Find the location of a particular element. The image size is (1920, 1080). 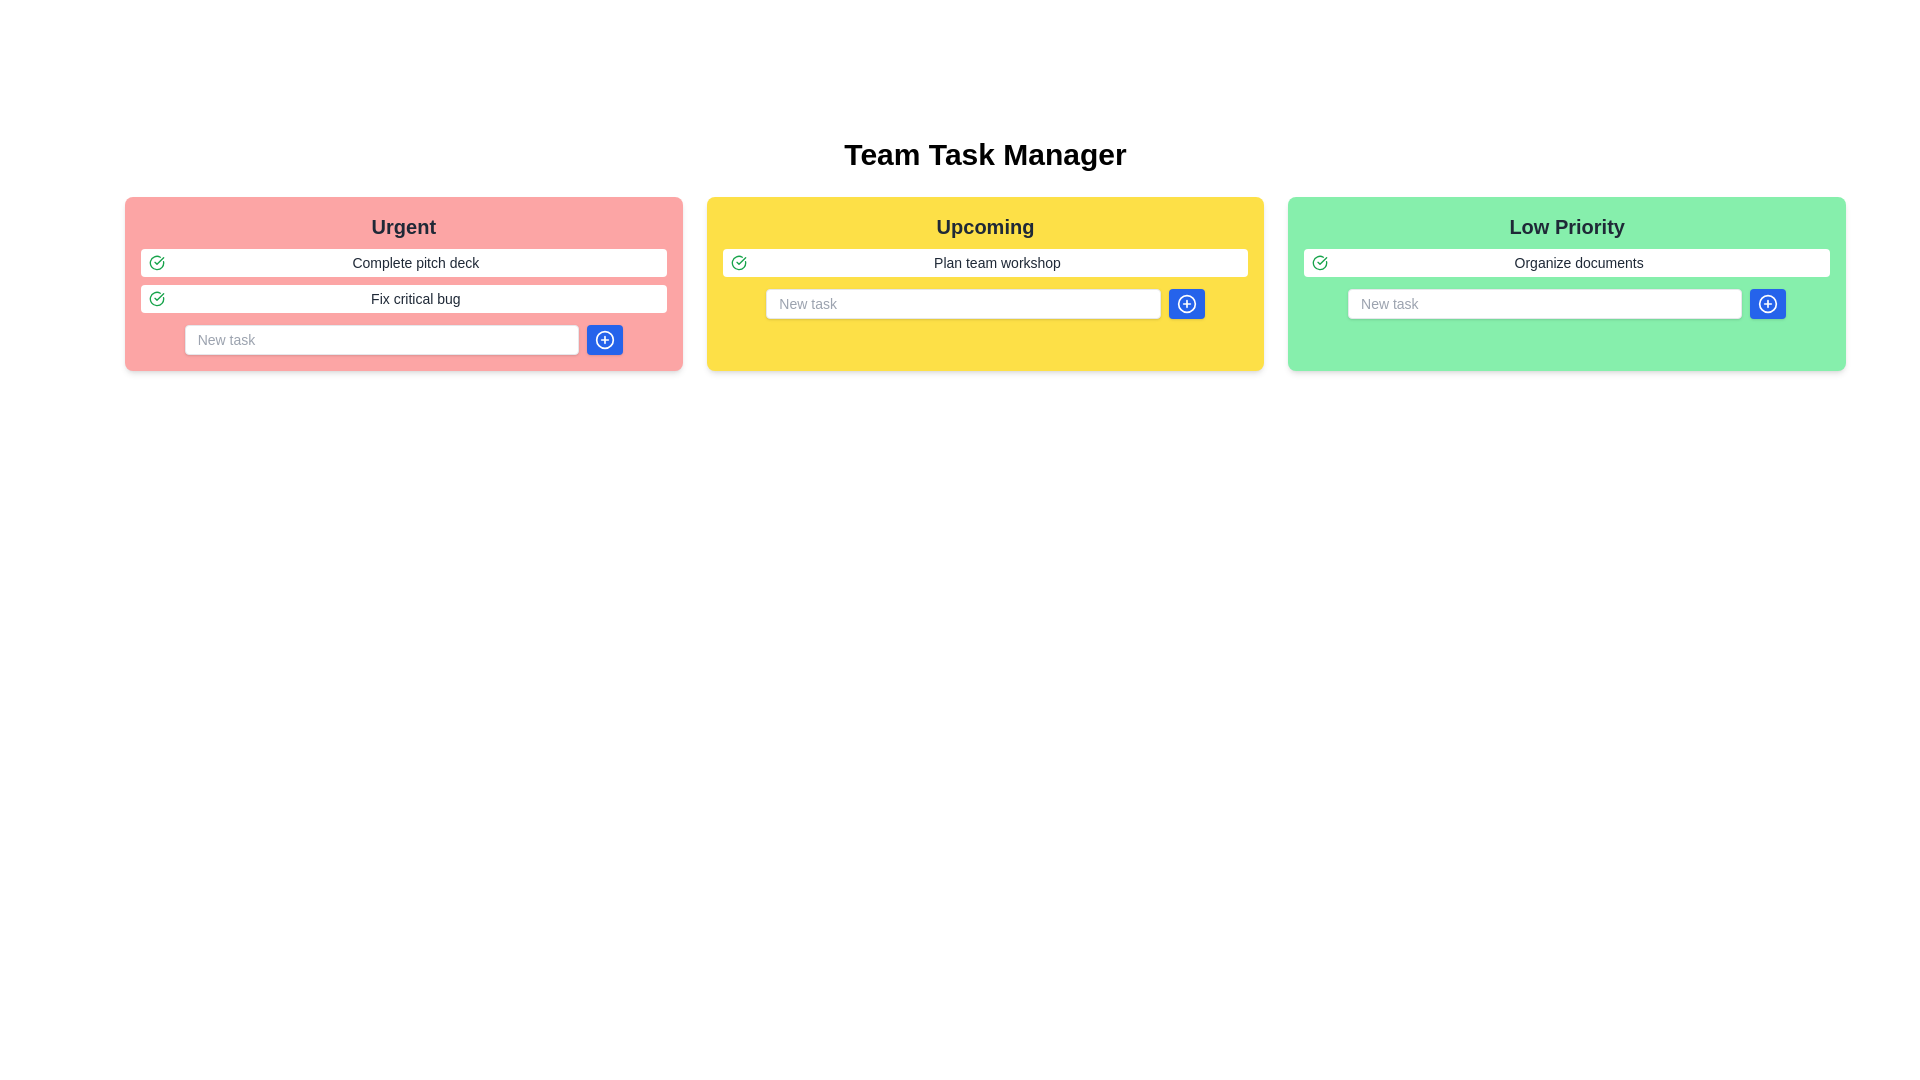

the action button styled as an icon located in the yellow 'Upcoming' section is located at coordinates (1186, 304).